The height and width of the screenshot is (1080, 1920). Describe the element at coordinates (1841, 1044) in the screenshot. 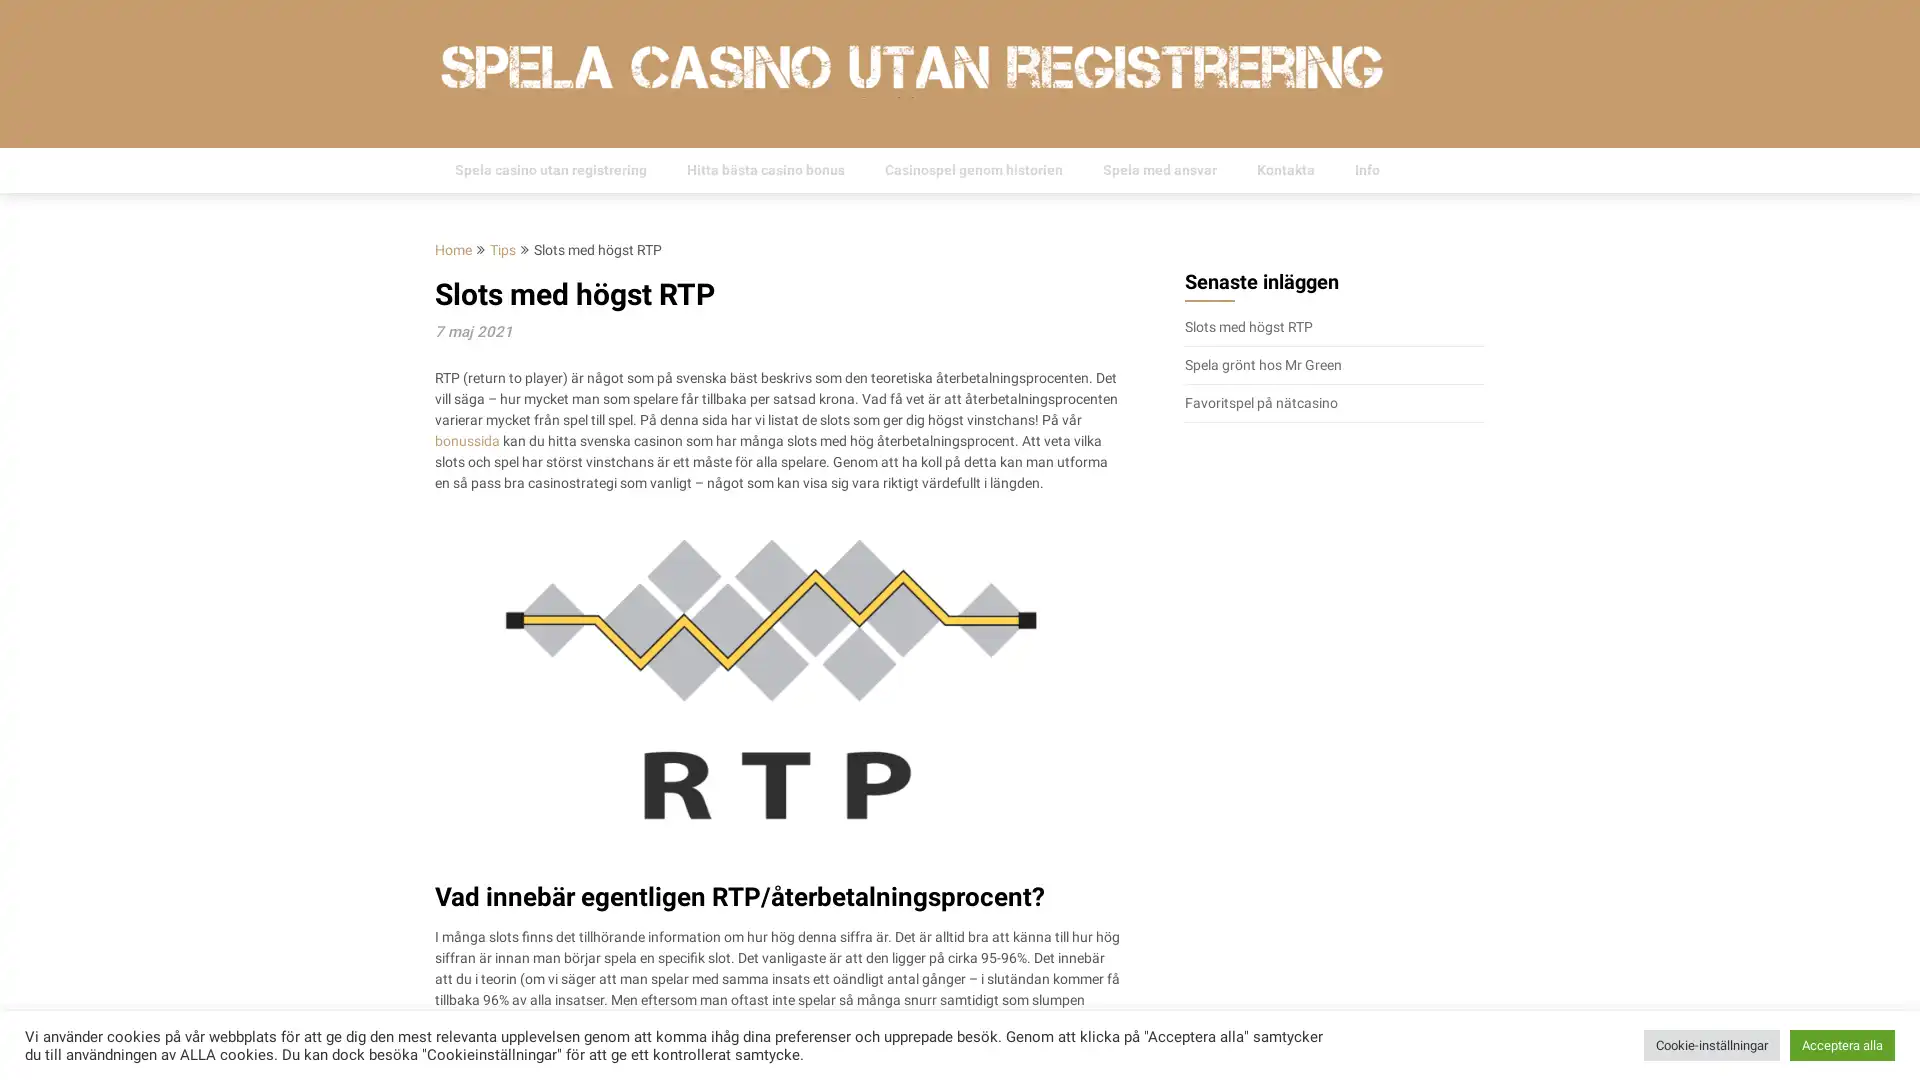

I see `Acceptera alla` at that location.